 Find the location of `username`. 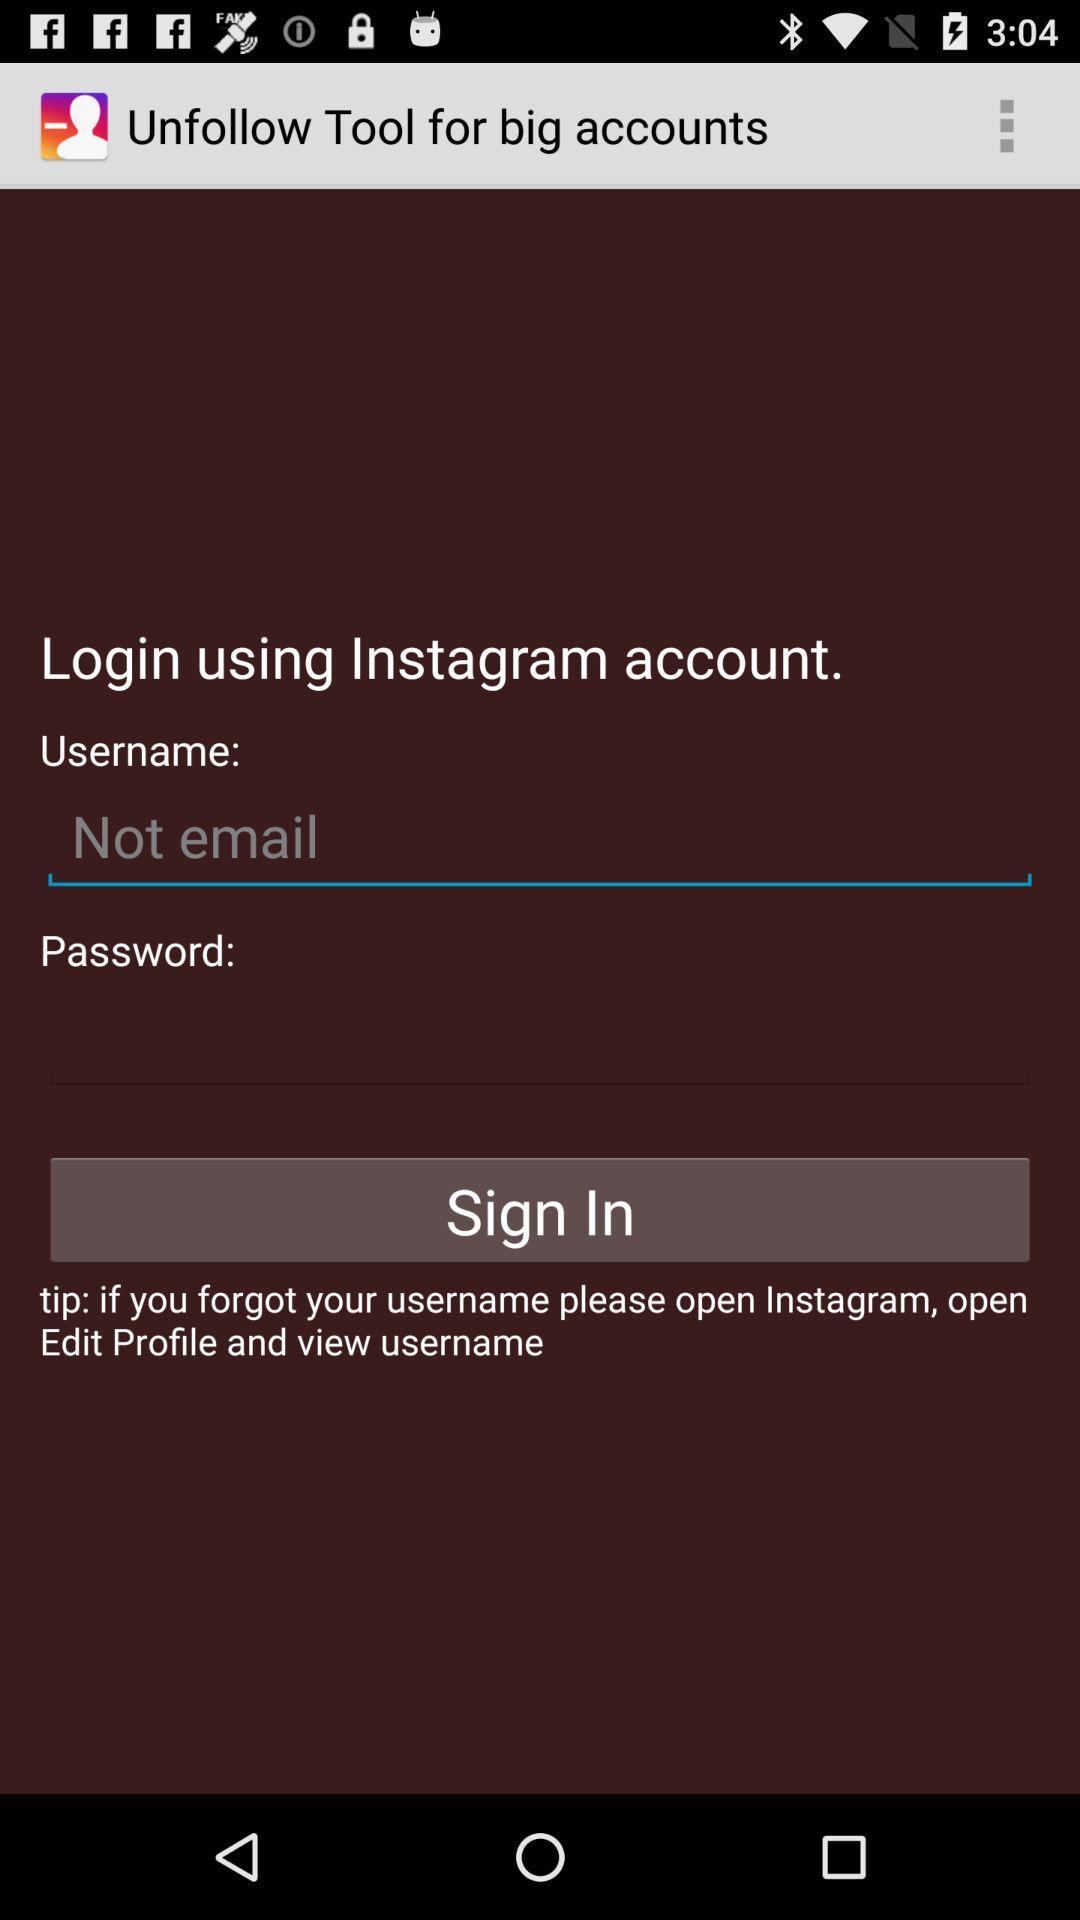

username is located at coordinates (540, 836).